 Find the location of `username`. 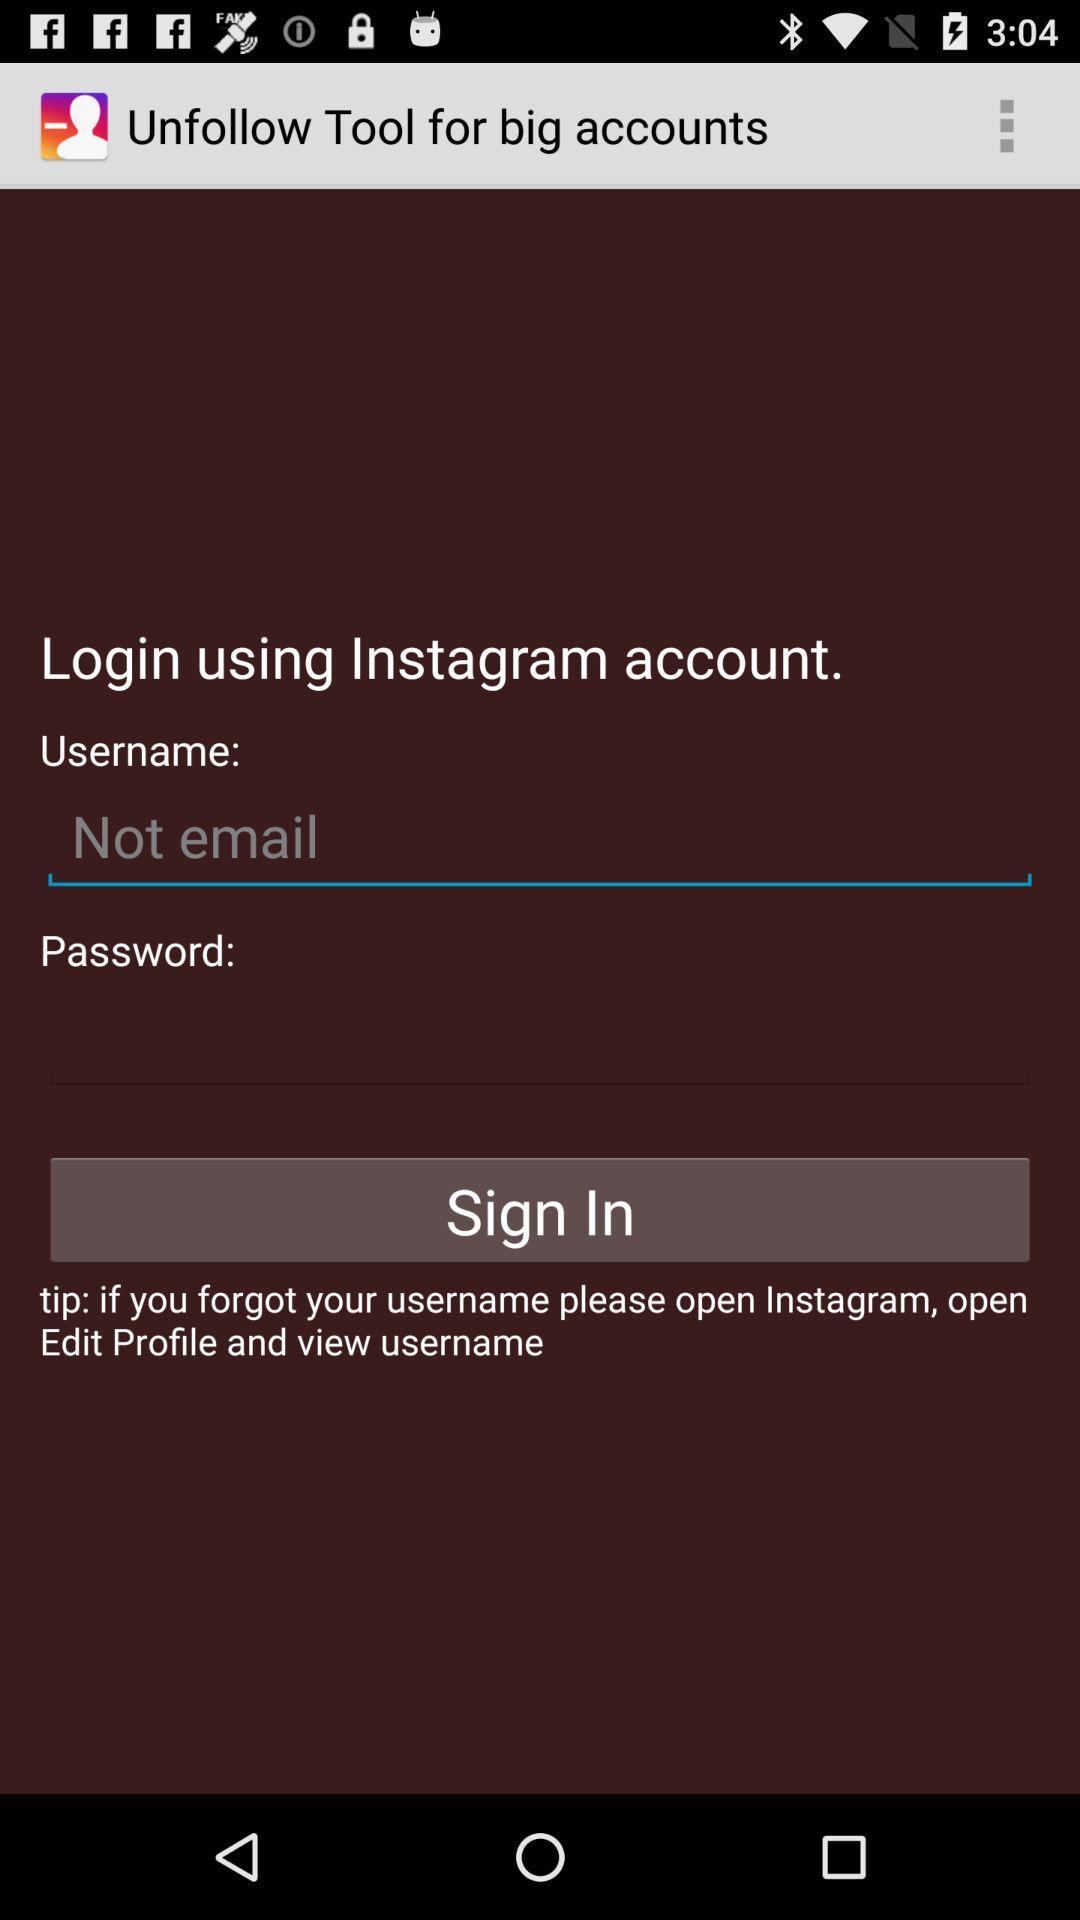

username is located at coordinates (540, 836).